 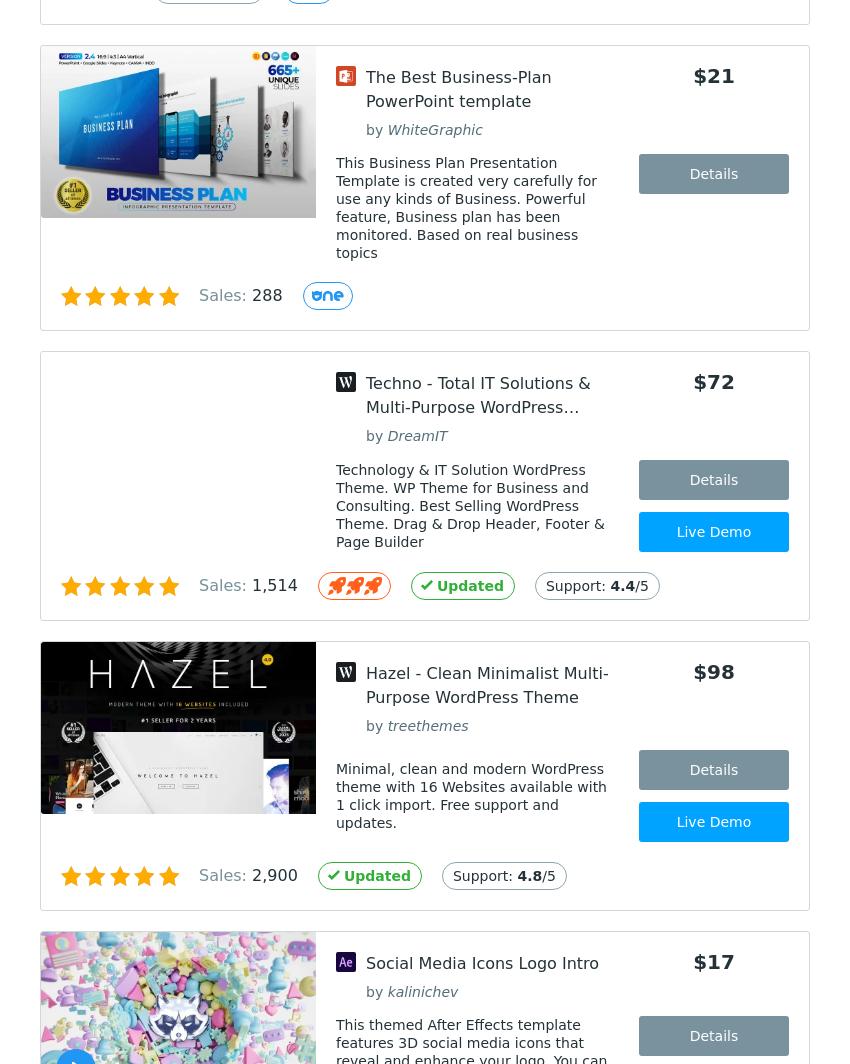 What do you see at coordinates (265, 295) in the screenshot?
I see `'288'` at bounding box center [265, 295].